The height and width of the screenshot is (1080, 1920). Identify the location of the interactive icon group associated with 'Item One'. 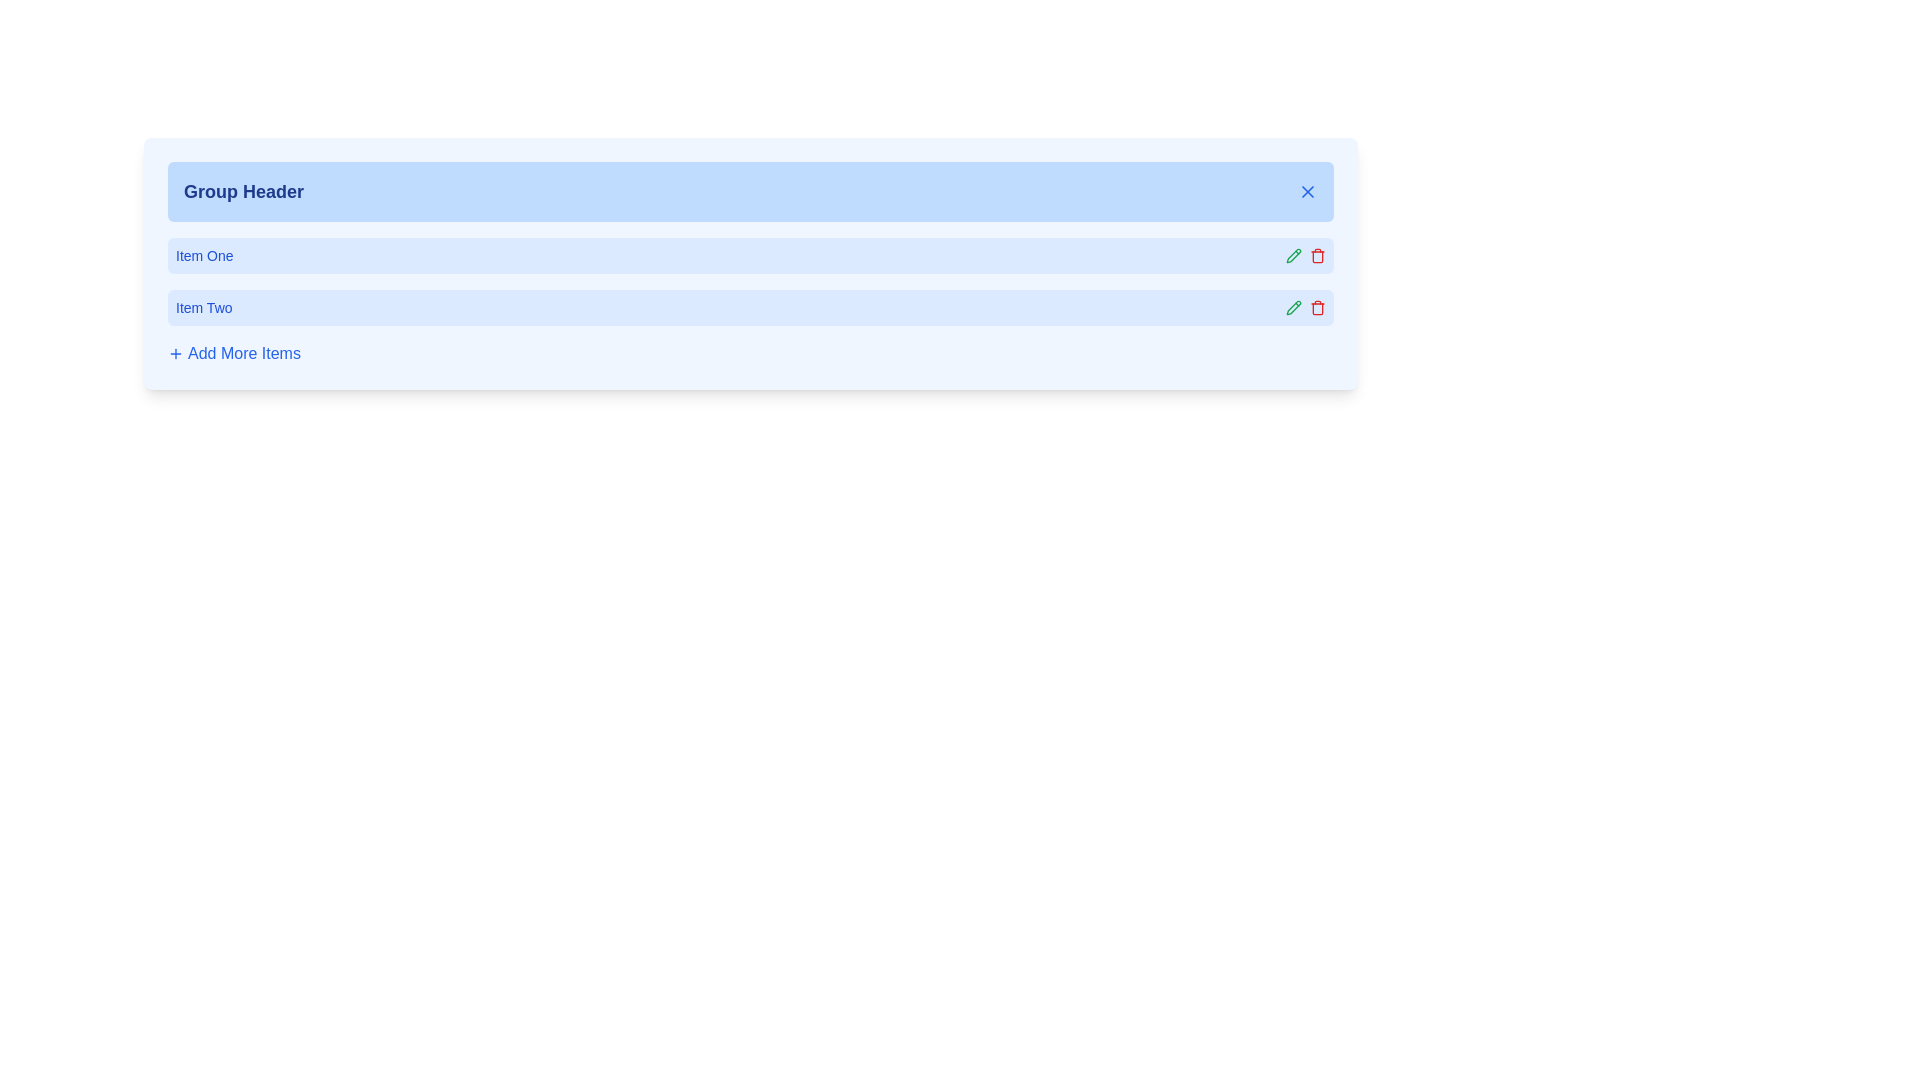
(1305, 254).